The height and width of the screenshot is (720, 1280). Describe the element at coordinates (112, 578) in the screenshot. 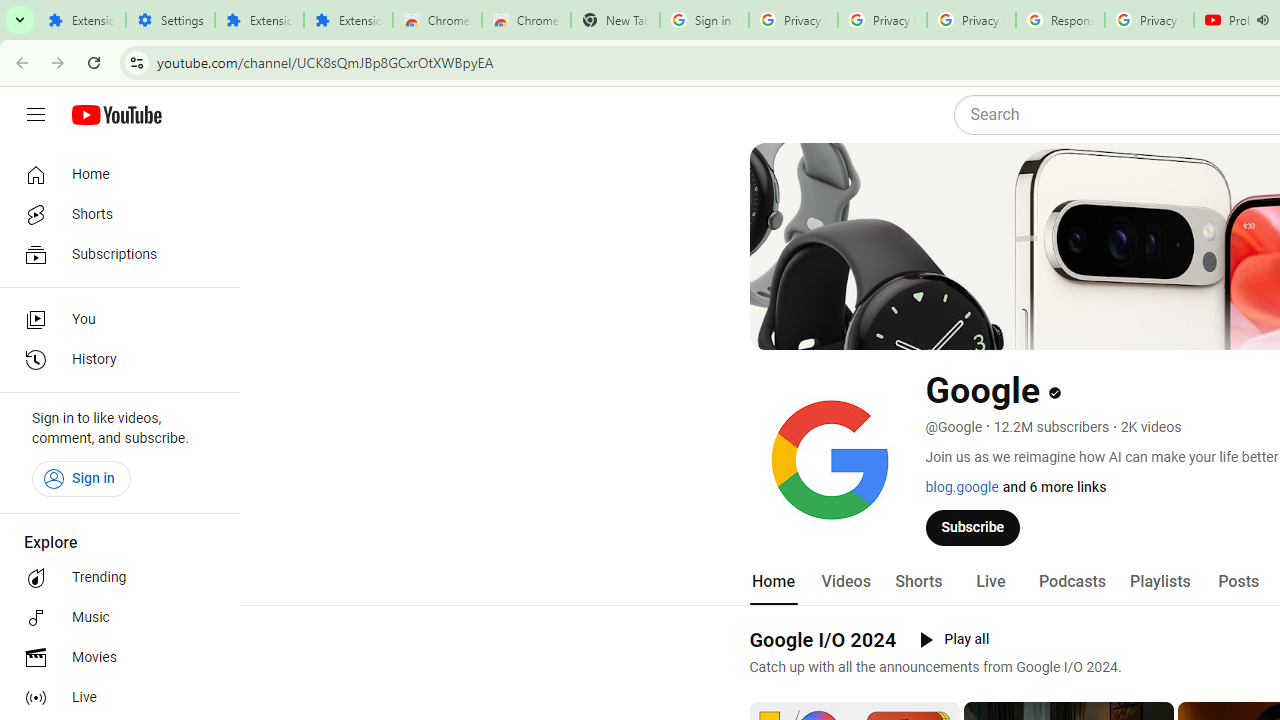

I see `'Trending'` at that location.